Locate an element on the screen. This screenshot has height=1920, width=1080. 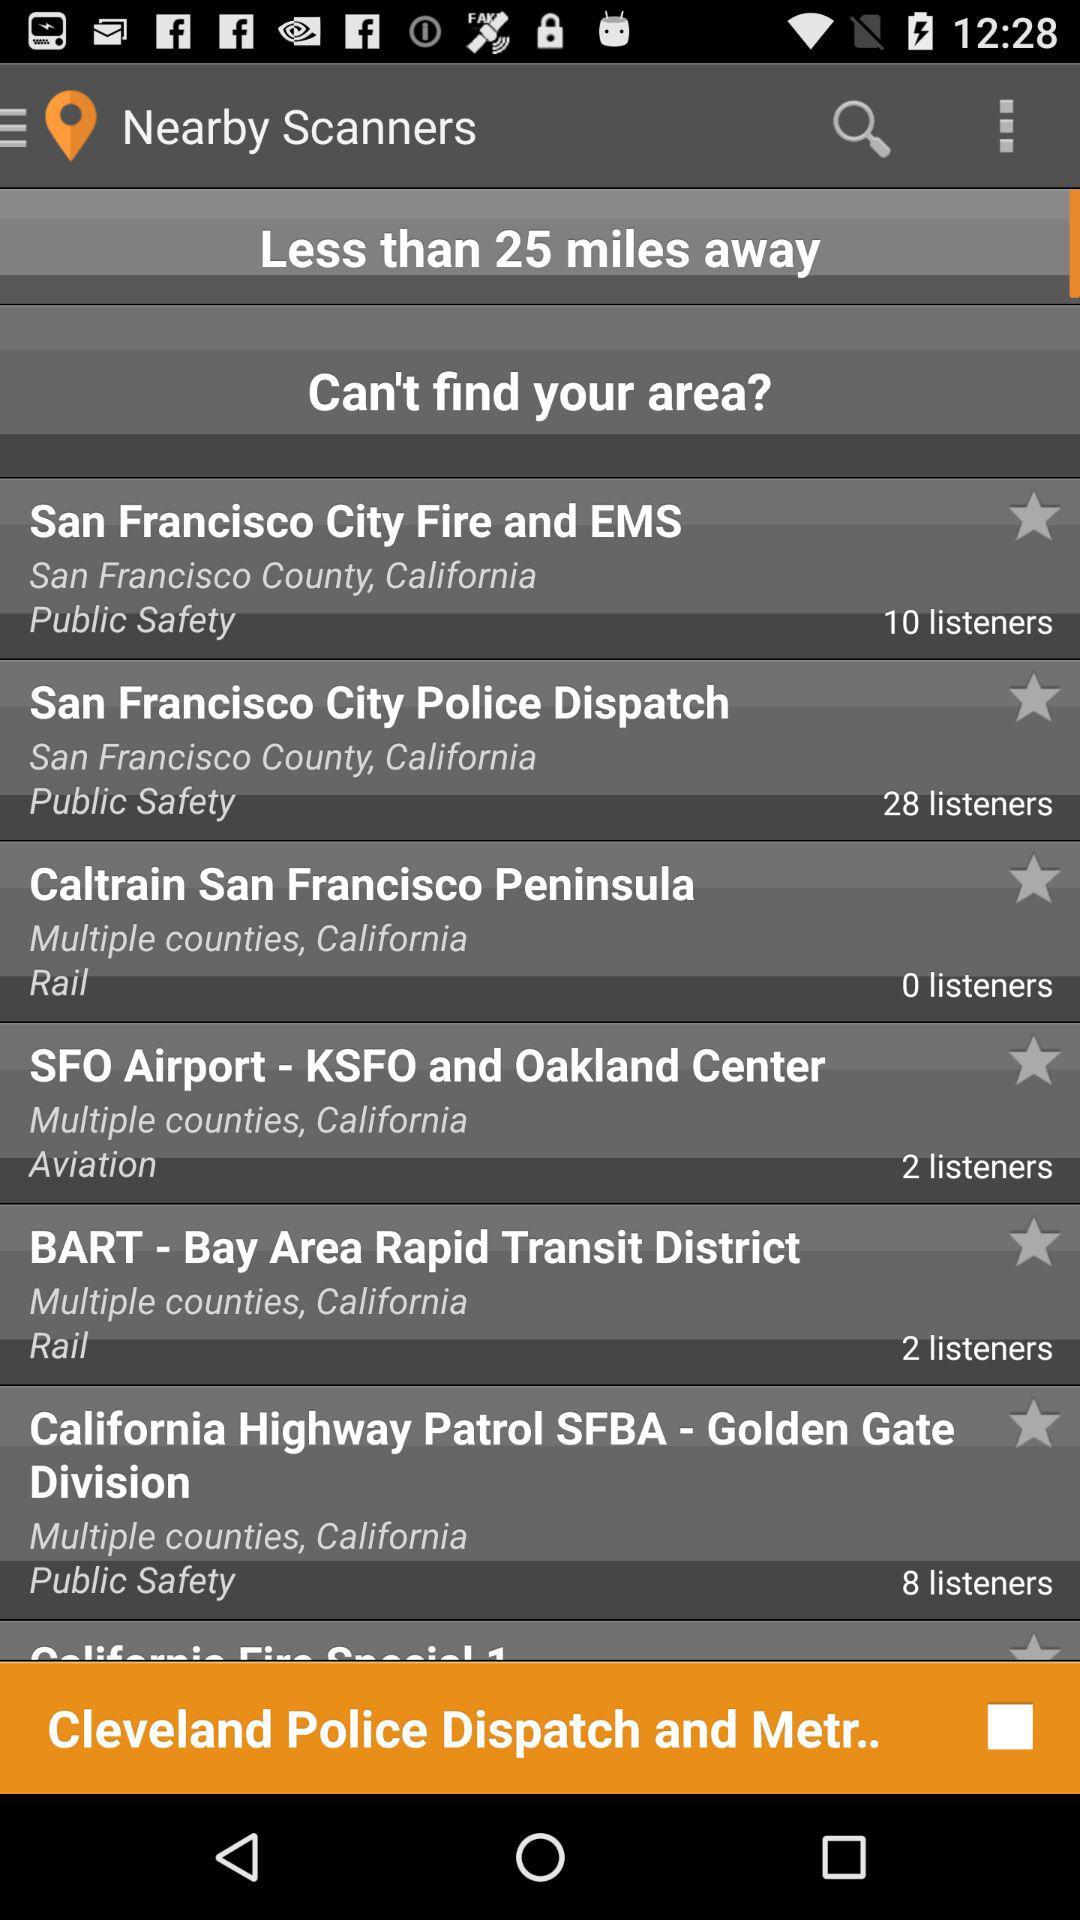
item below 2 listeners icon is located at coordinates (540, 1448).